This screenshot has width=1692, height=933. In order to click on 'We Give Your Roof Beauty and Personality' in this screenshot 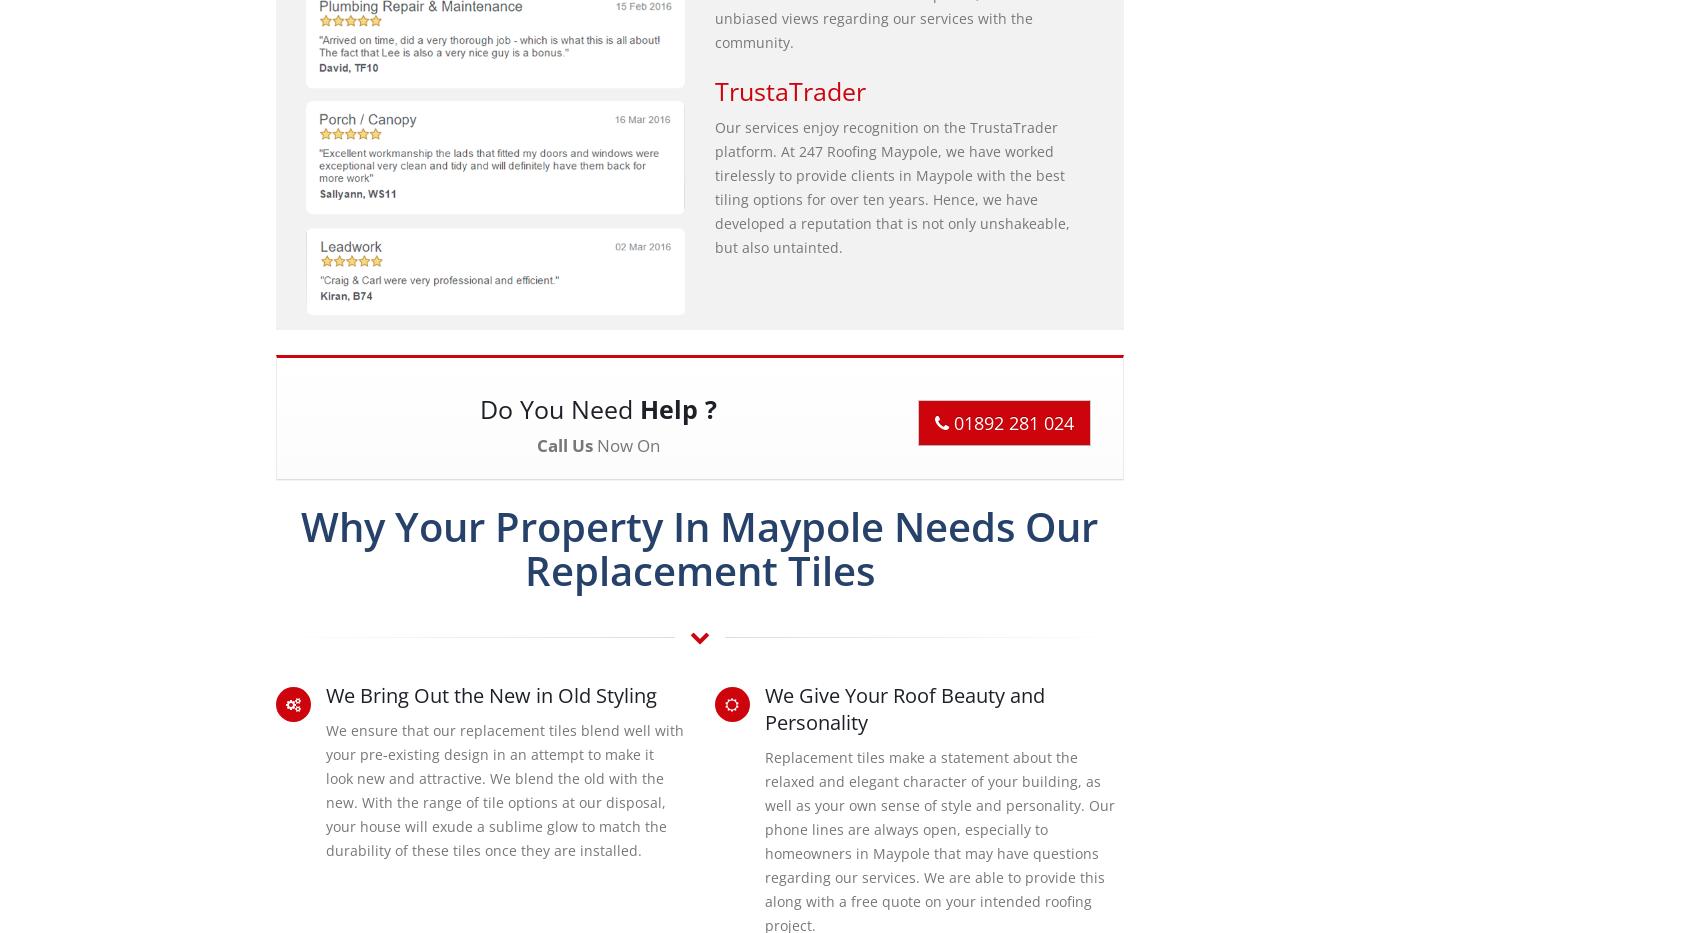, I will do `click(903, 707)`.